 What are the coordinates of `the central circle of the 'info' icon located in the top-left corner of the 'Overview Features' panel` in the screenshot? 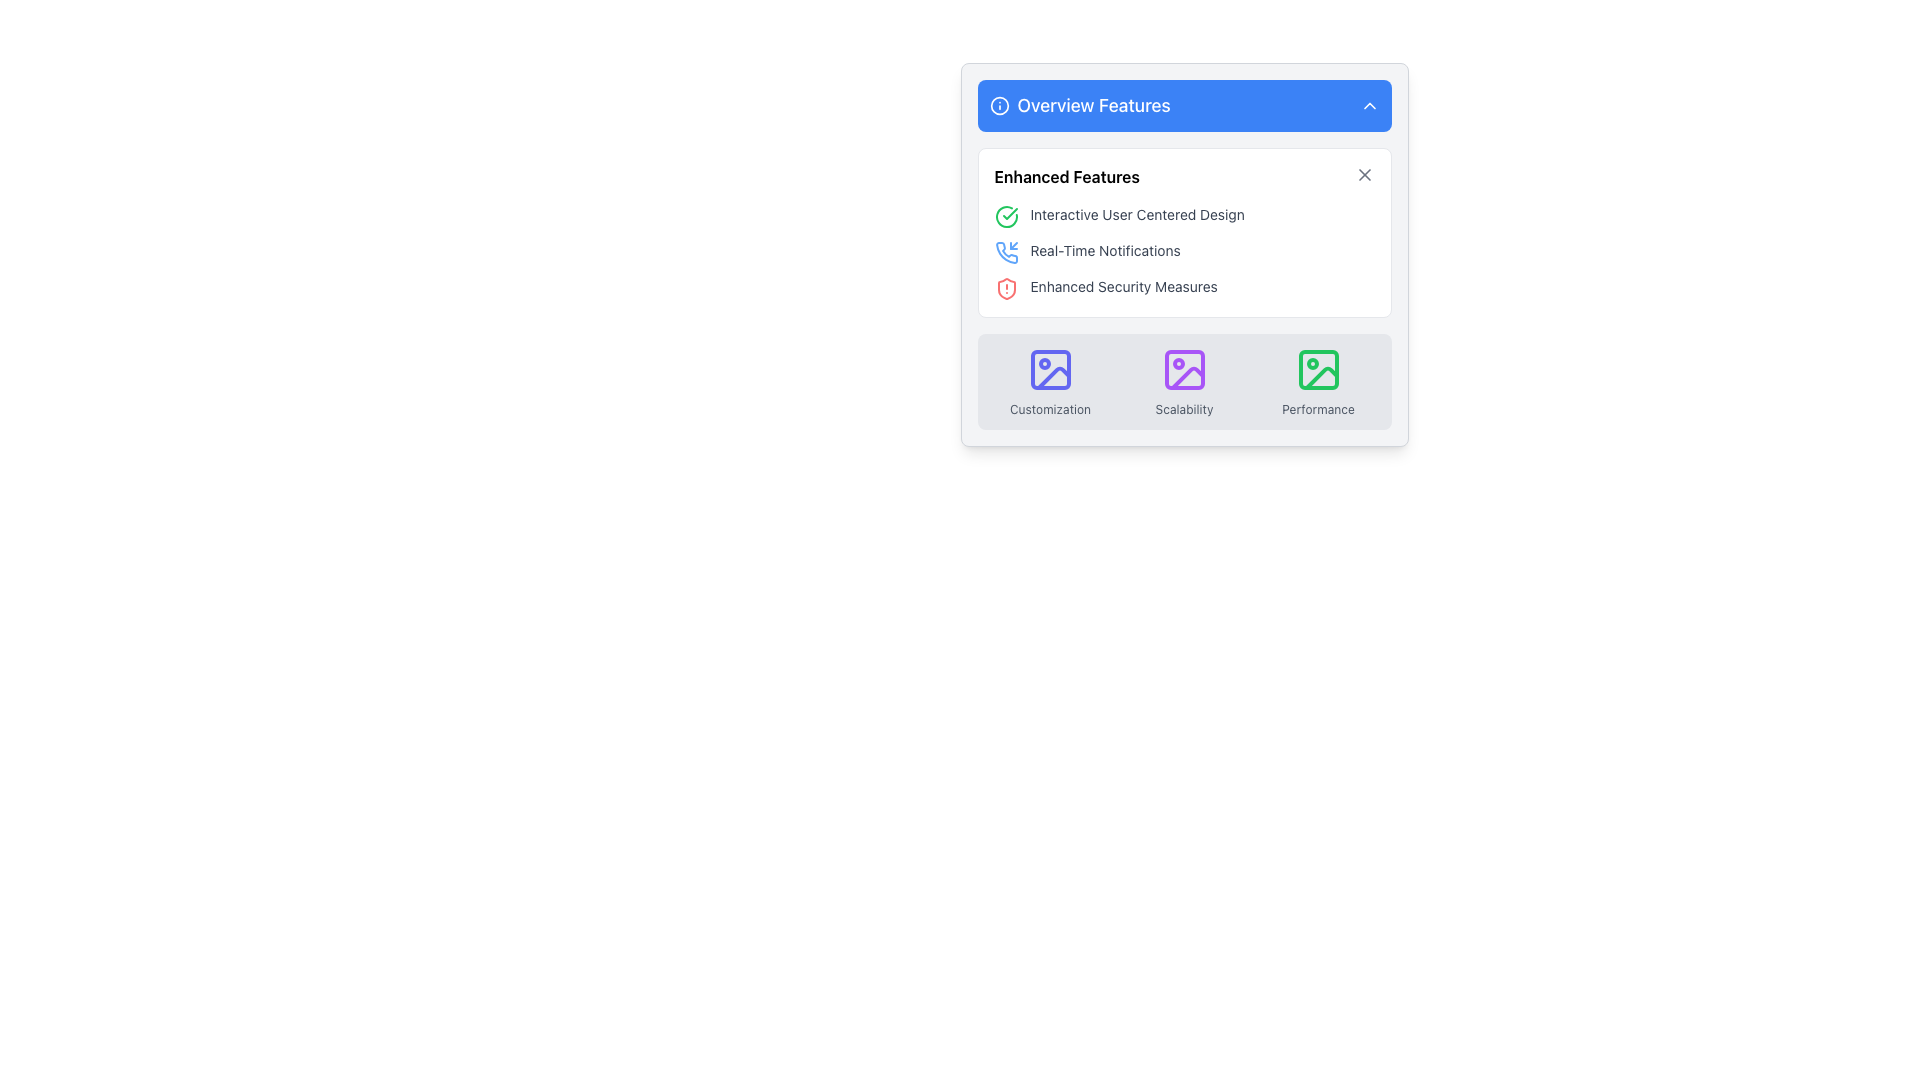 It's located at (999, 105).